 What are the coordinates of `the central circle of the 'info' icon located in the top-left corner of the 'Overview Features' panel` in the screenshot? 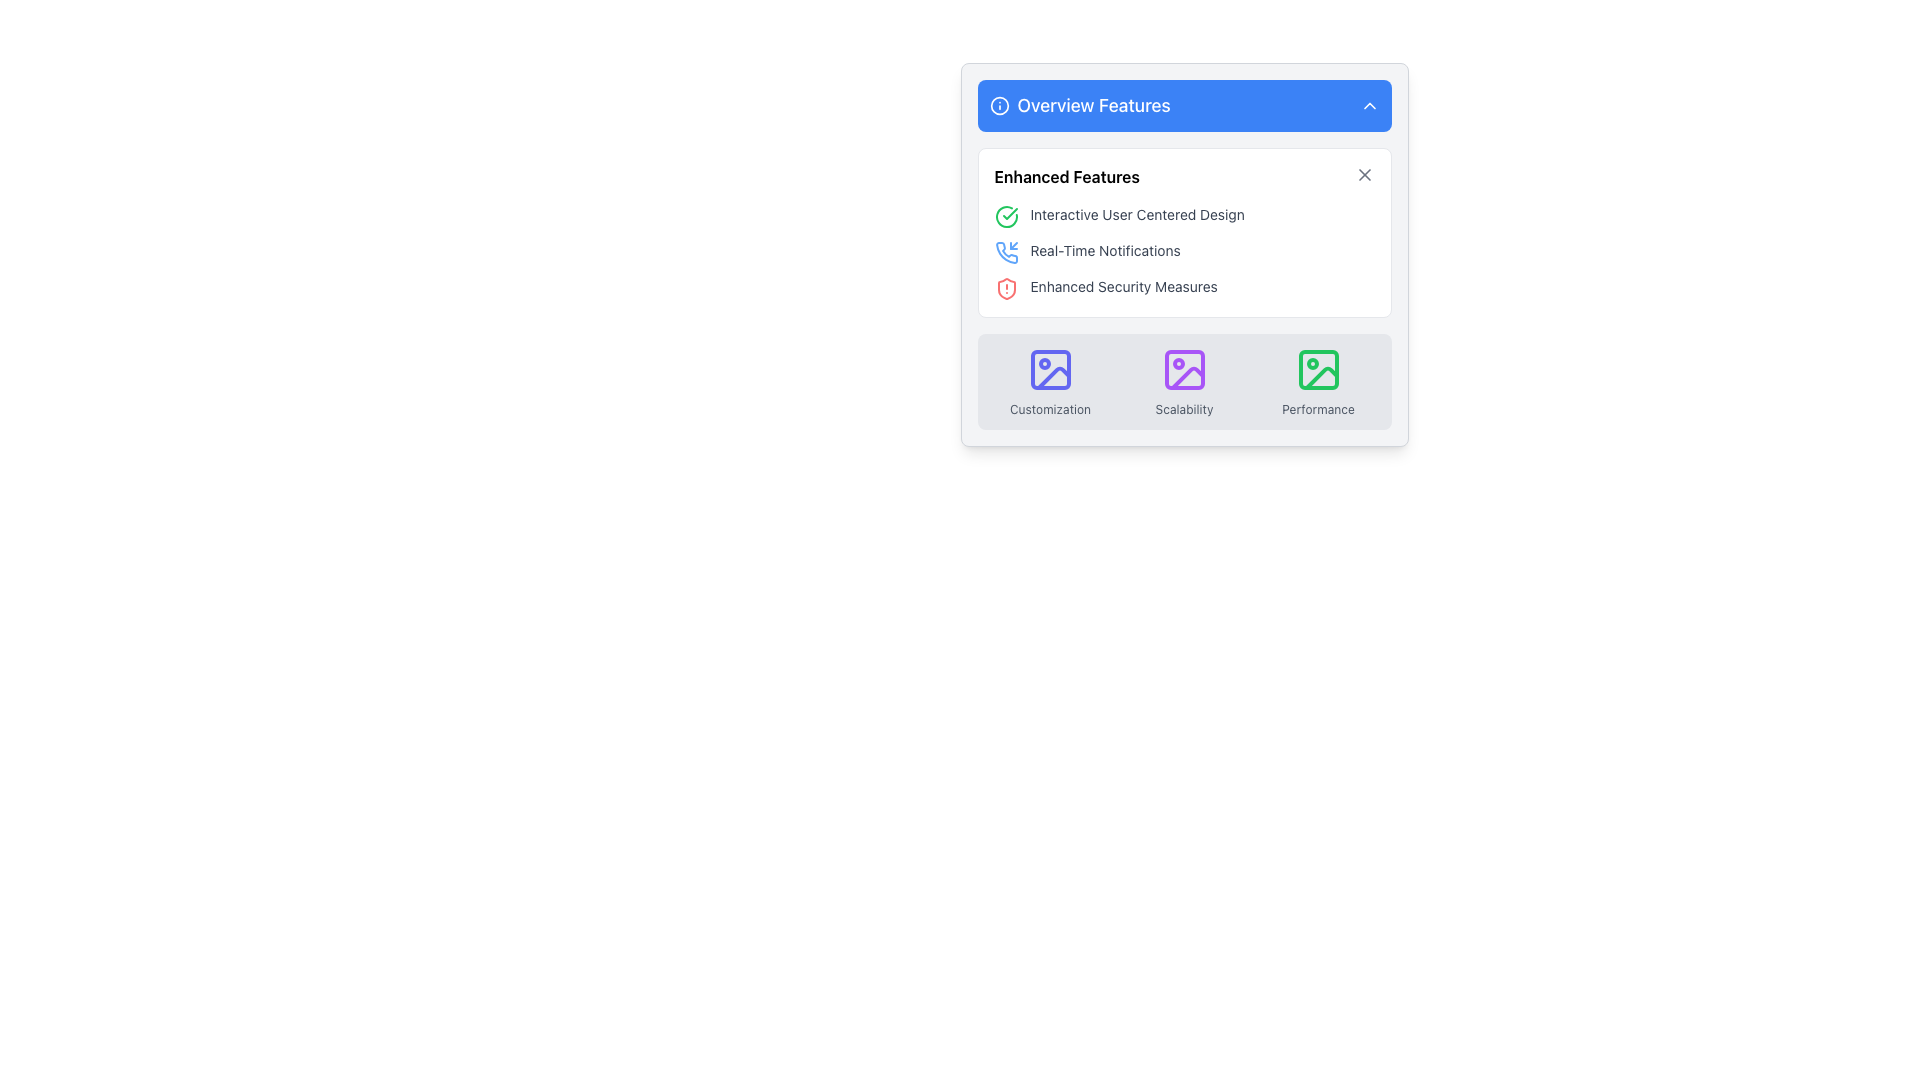 It's located at (999, 105).